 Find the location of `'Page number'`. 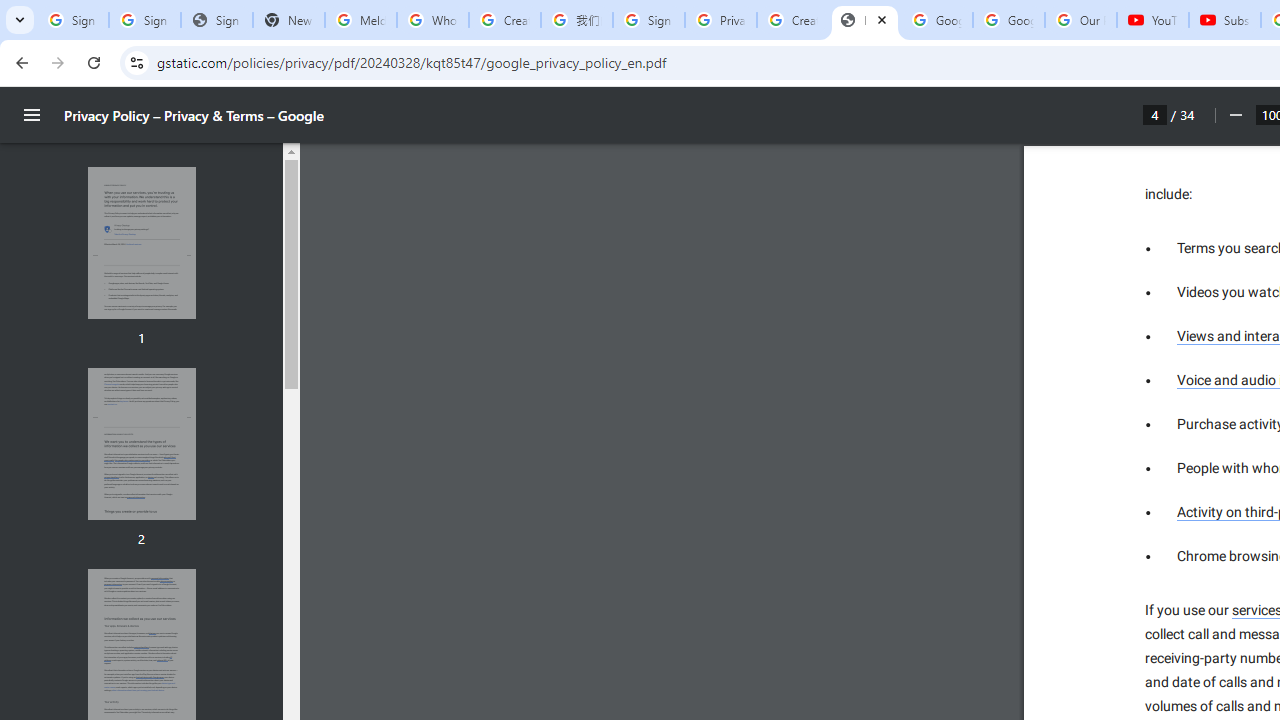

'Page number' is located at coordinates (1155, 114).